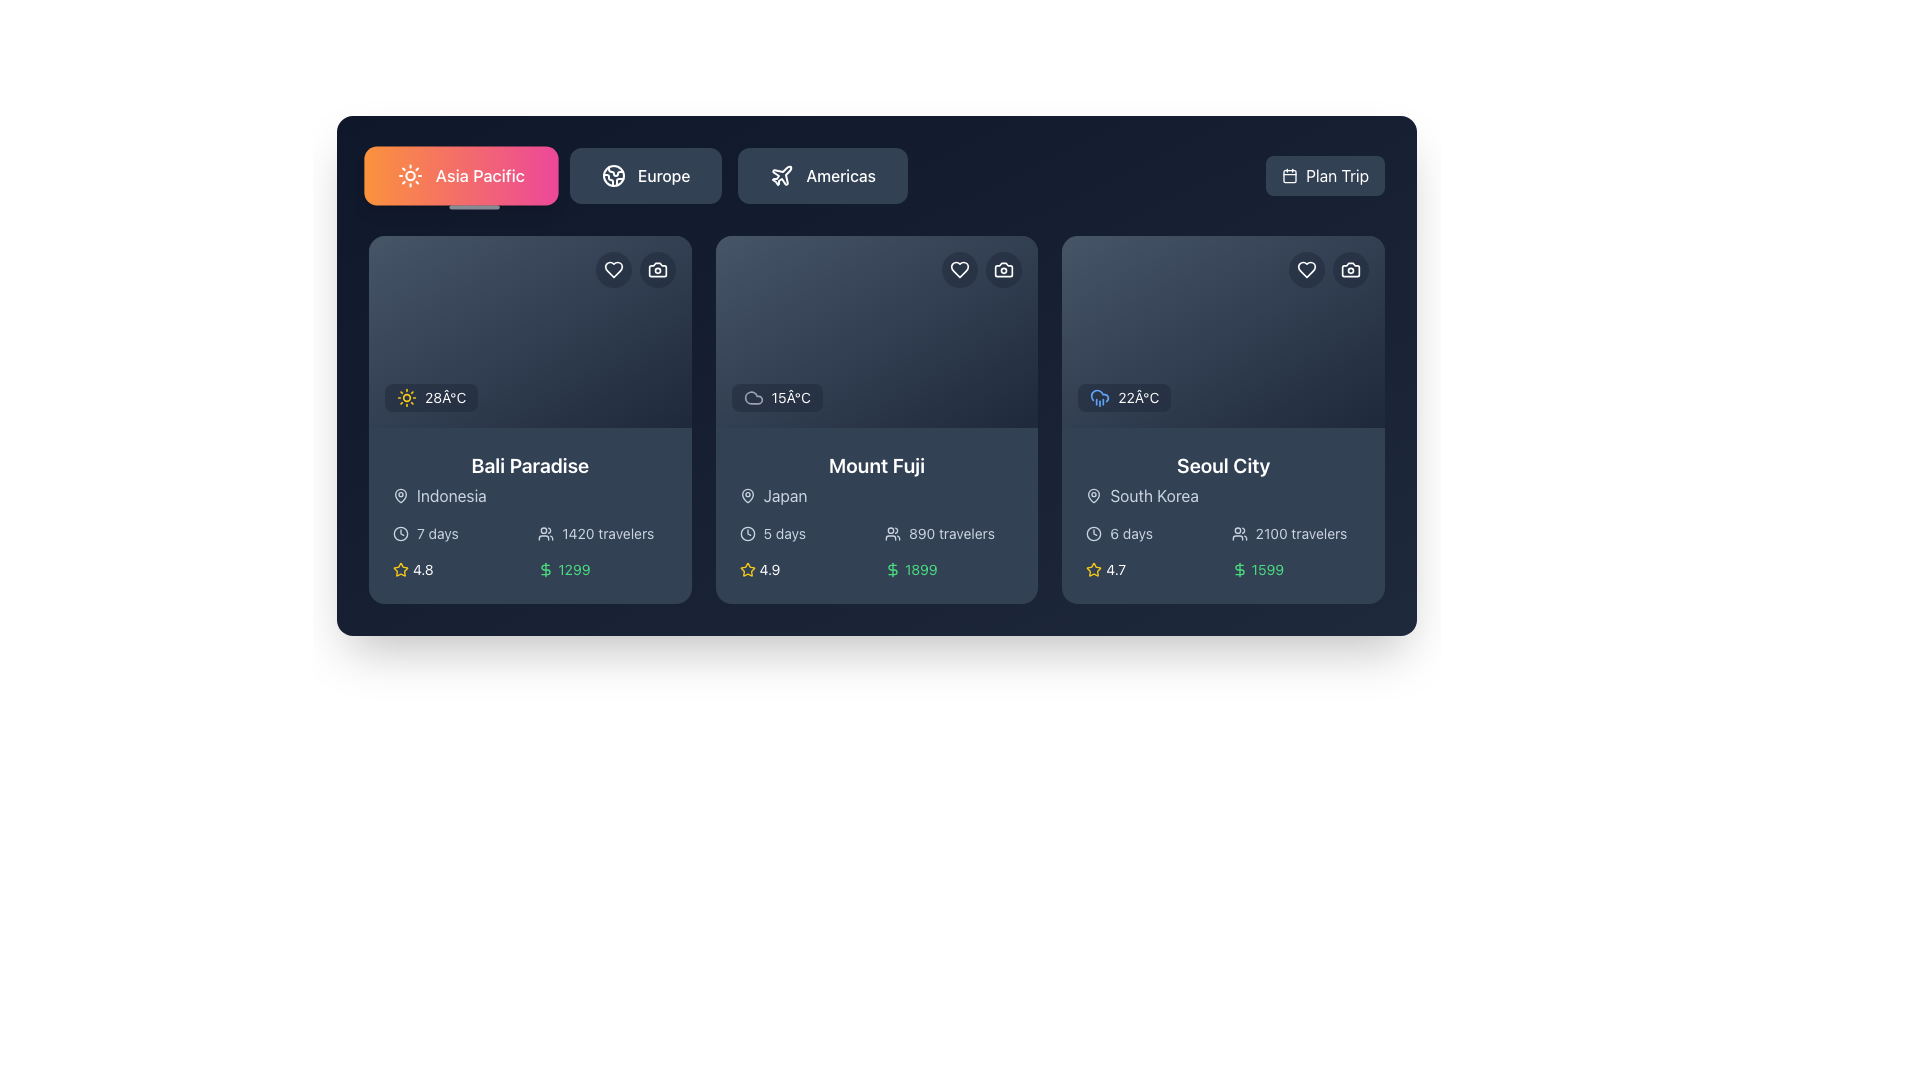 This screenshot has height=1080, width=1920. What do you see at coordinates (657, 270) in the screenshot?
I see `the circular button with a dark background and a white camera icon, located as the second button from the right at the top-right corner of the card component` at bounding box center [657, 270].